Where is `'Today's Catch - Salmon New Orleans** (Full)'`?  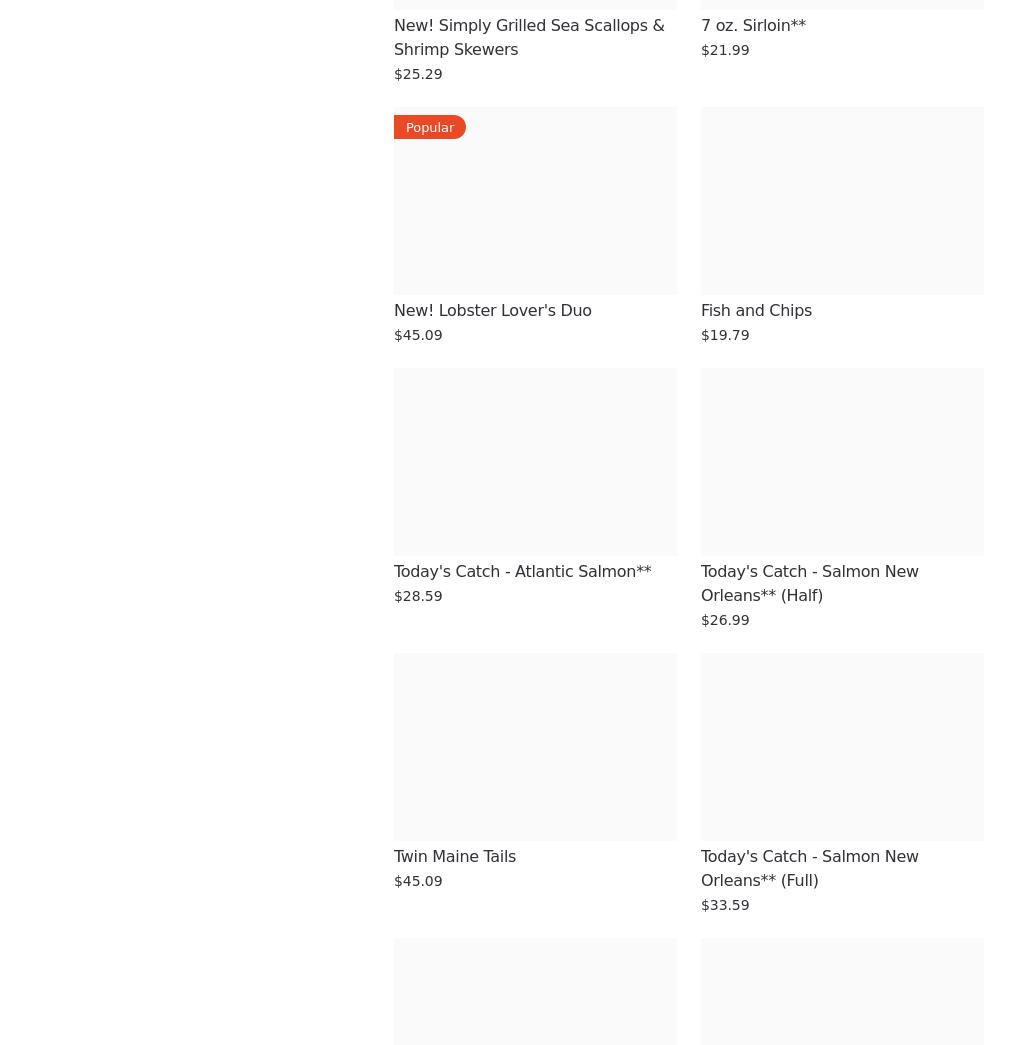
'Today's Catch - Salmon New Orleans** (Full)' is located at coordinates (811, 867).